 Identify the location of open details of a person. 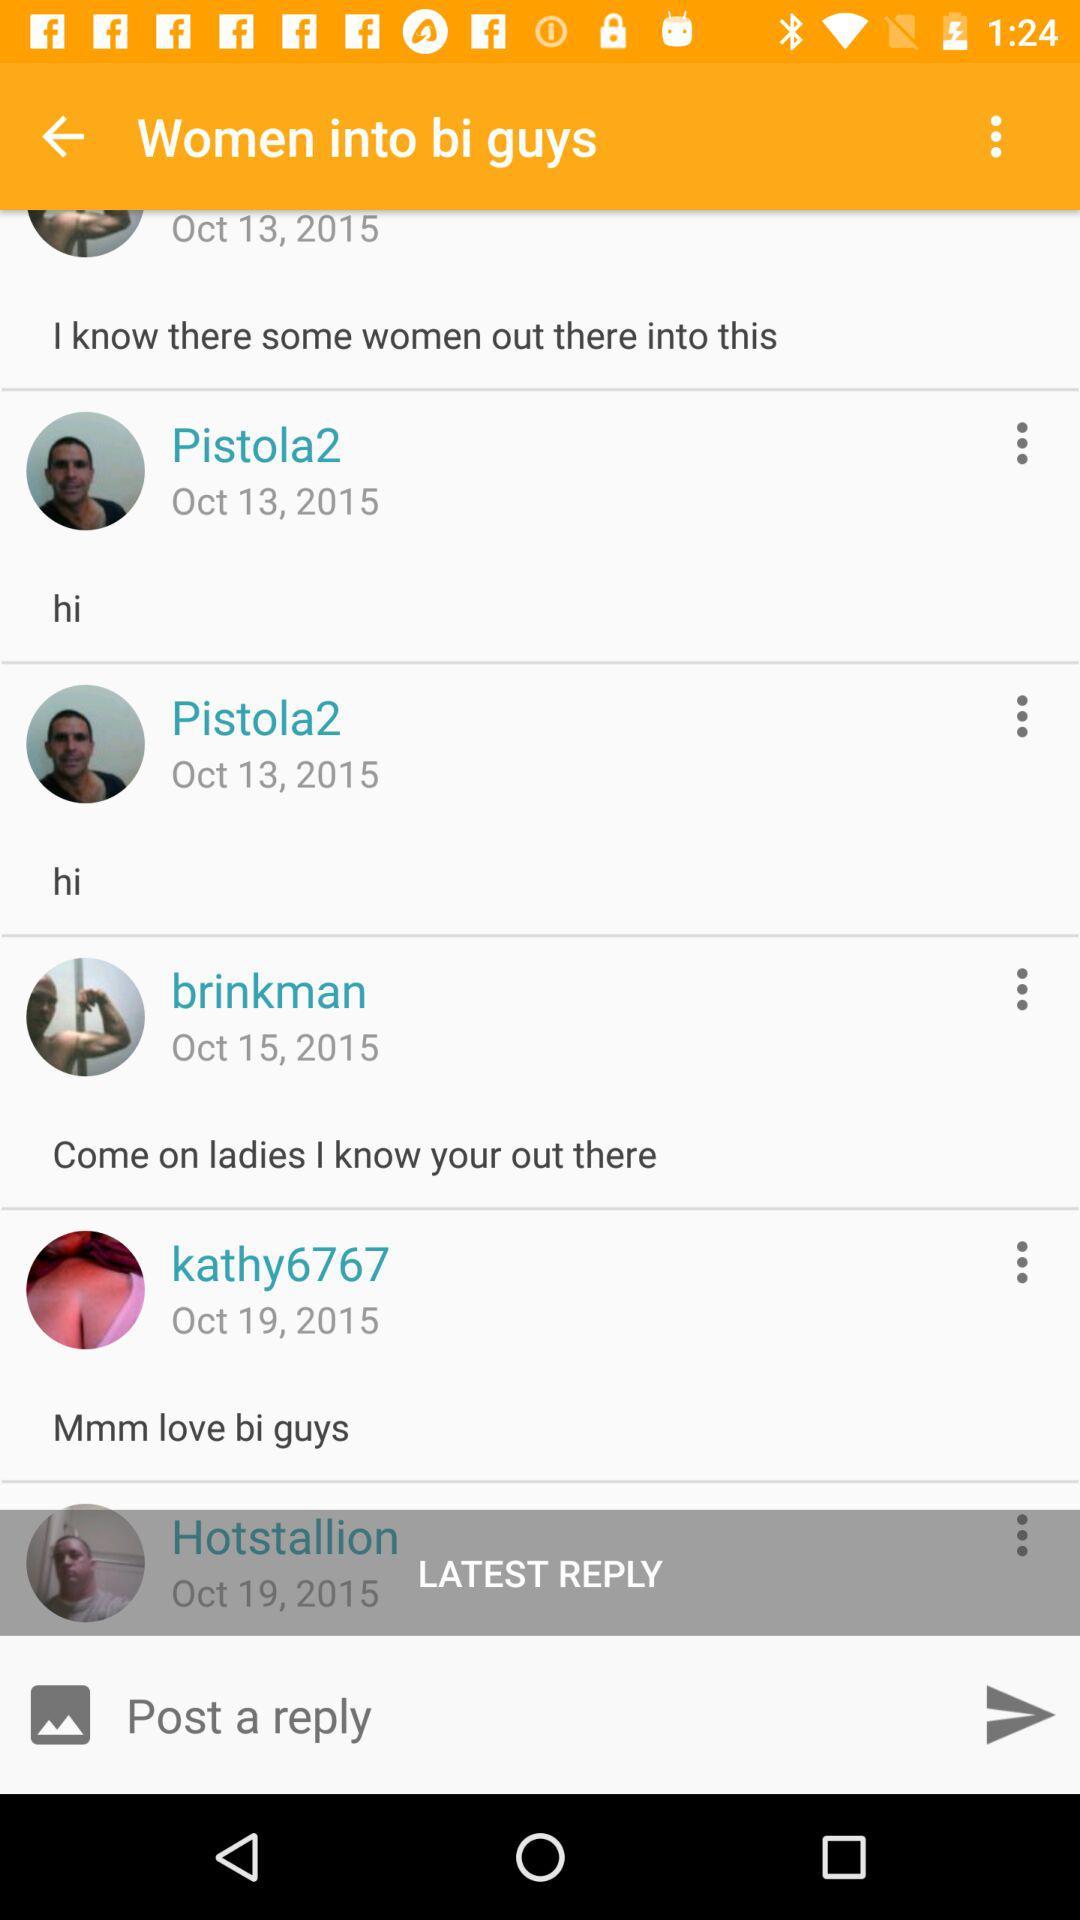
(1022, 442).